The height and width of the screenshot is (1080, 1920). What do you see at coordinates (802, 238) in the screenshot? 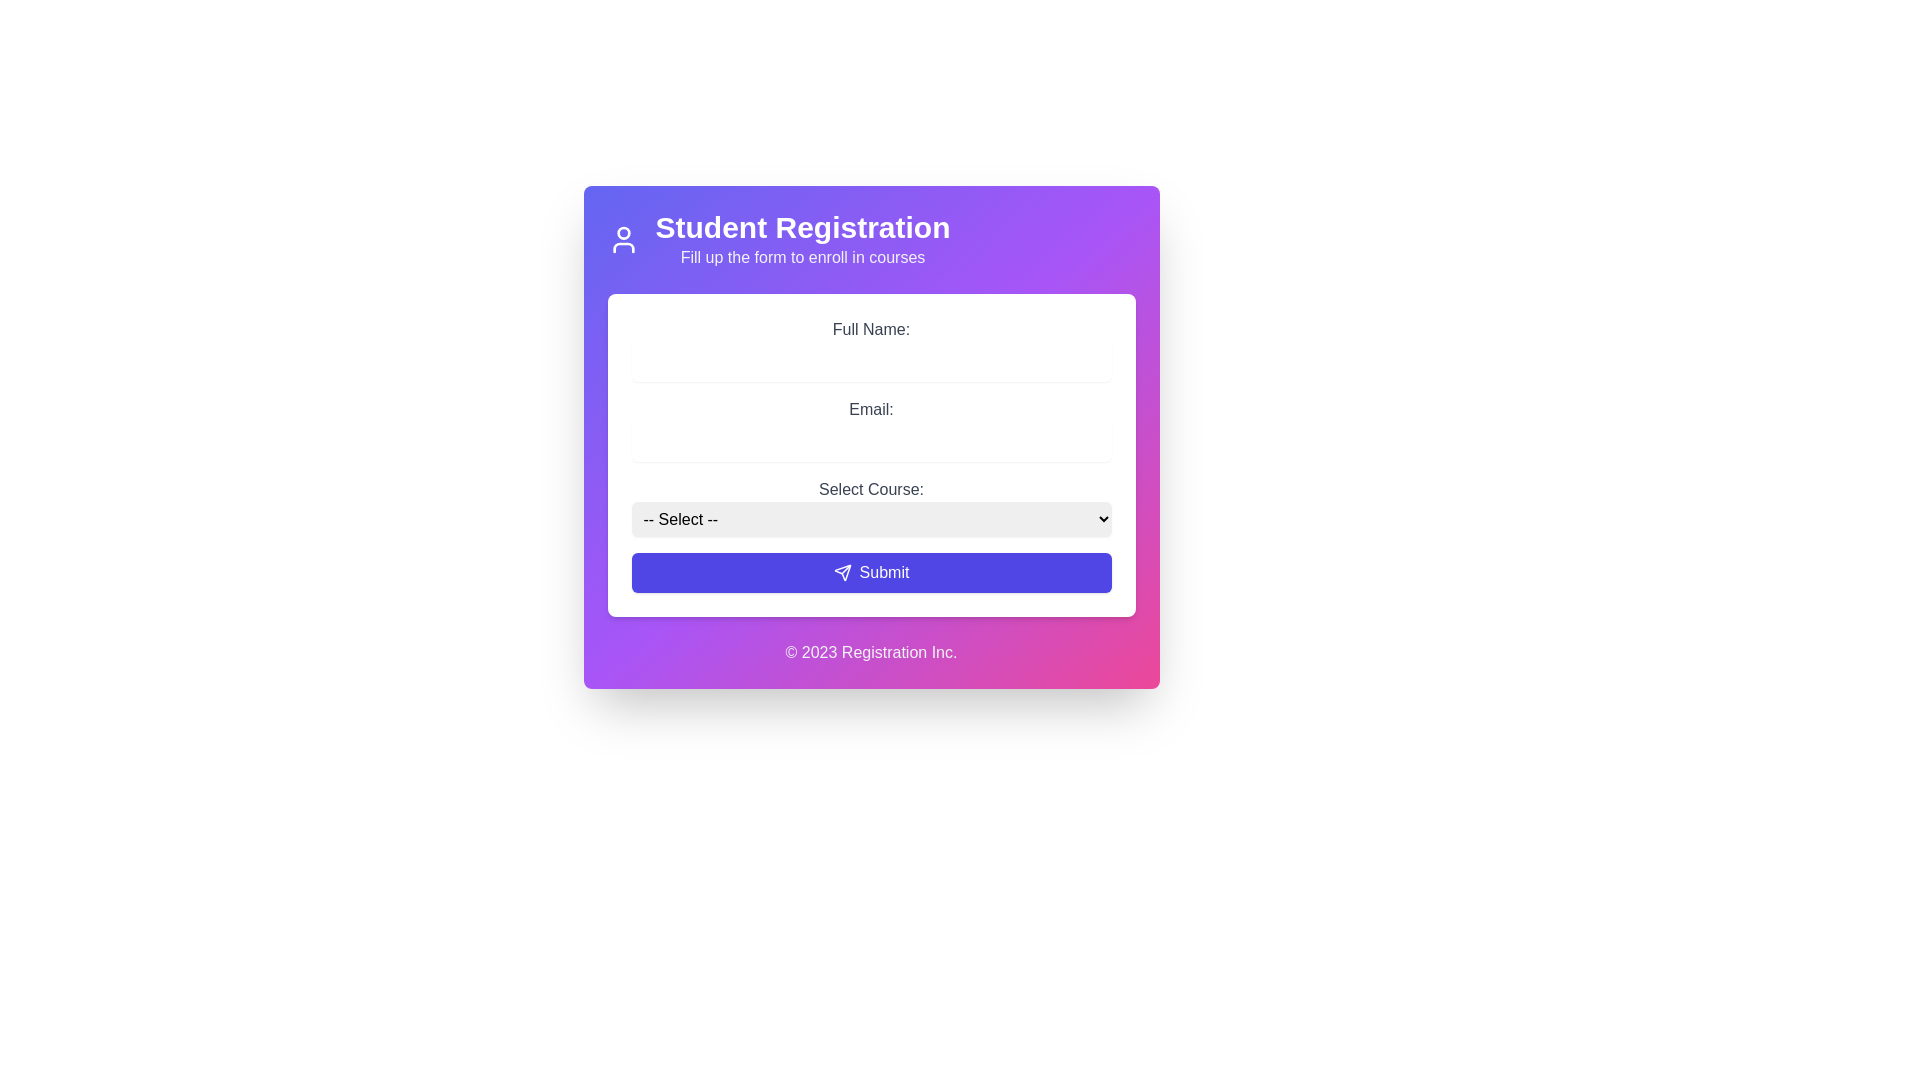
I see `the textual heading that serves as the title and introductory description for the course enrollment form, located at the top of the form interface` at bounding box center [802, 238].